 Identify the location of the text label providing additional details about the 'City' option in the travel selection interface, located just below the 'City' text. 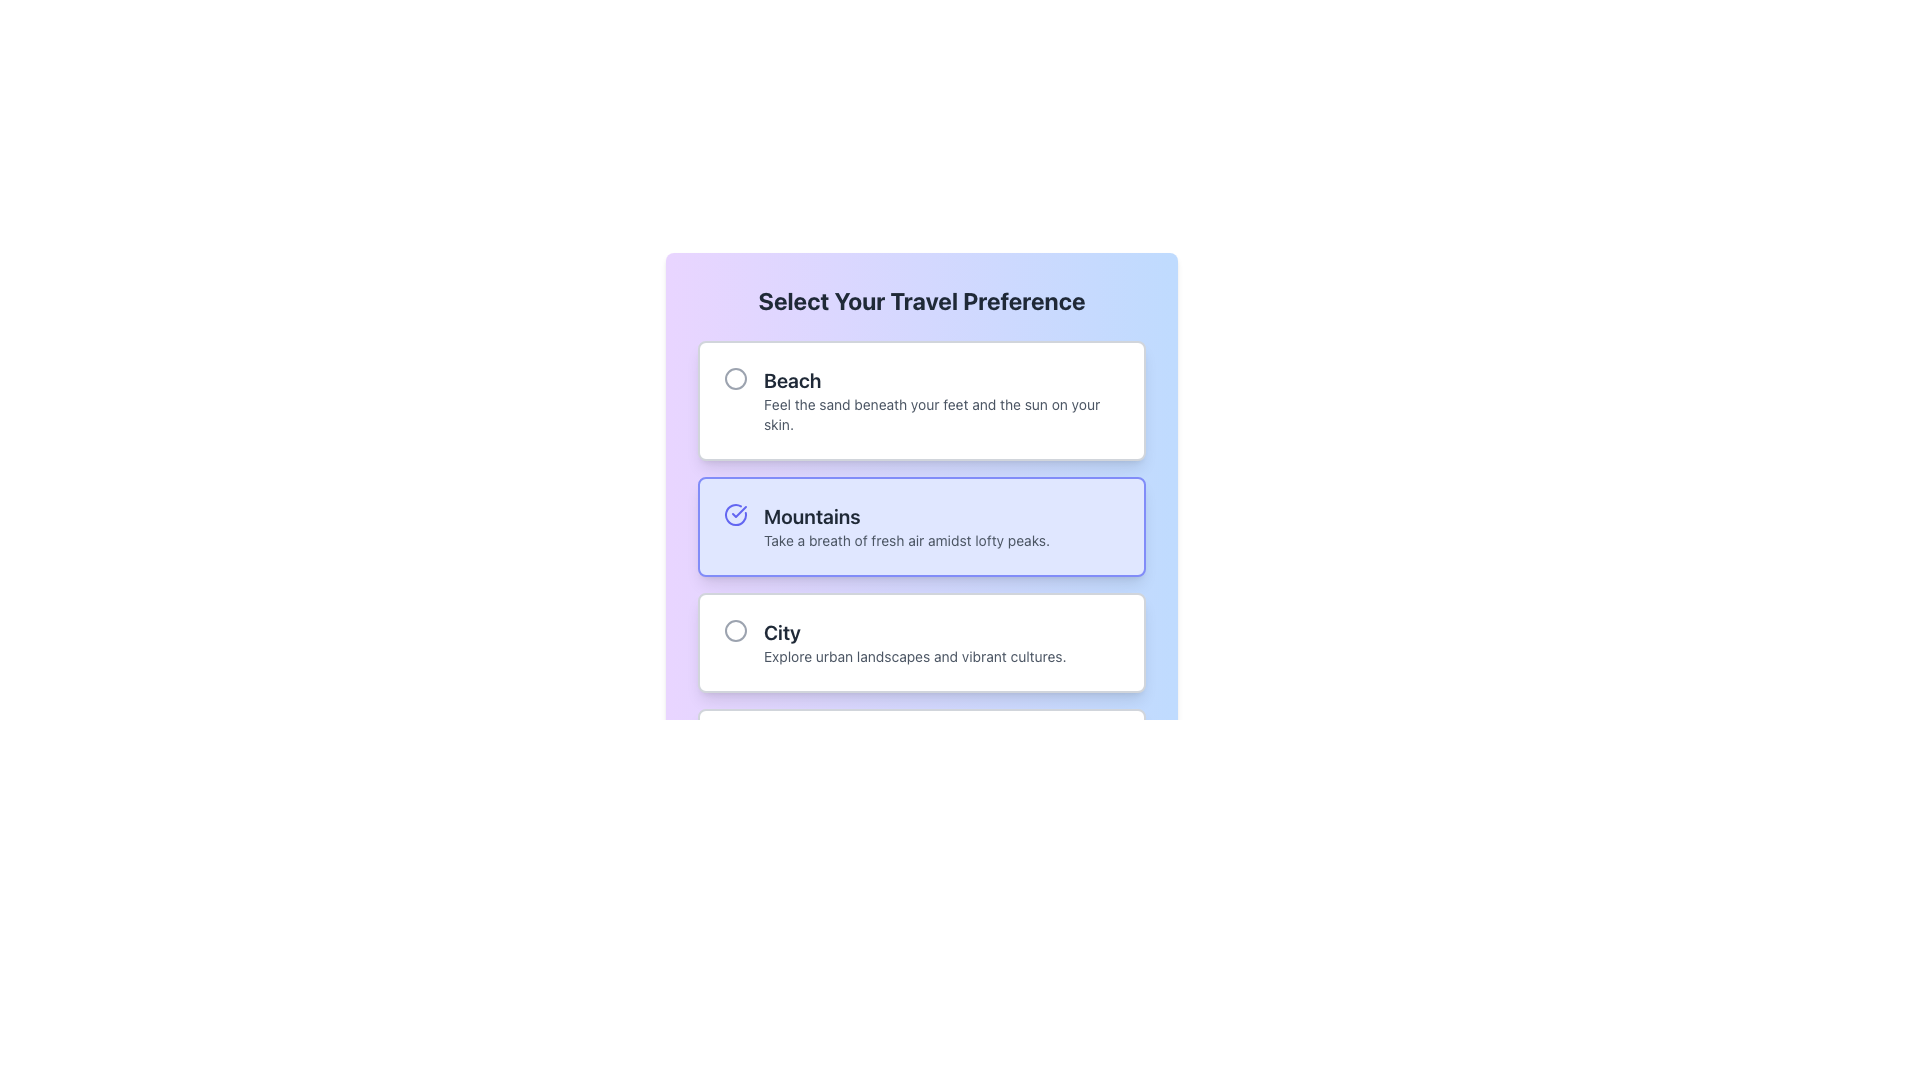
(914, 656).